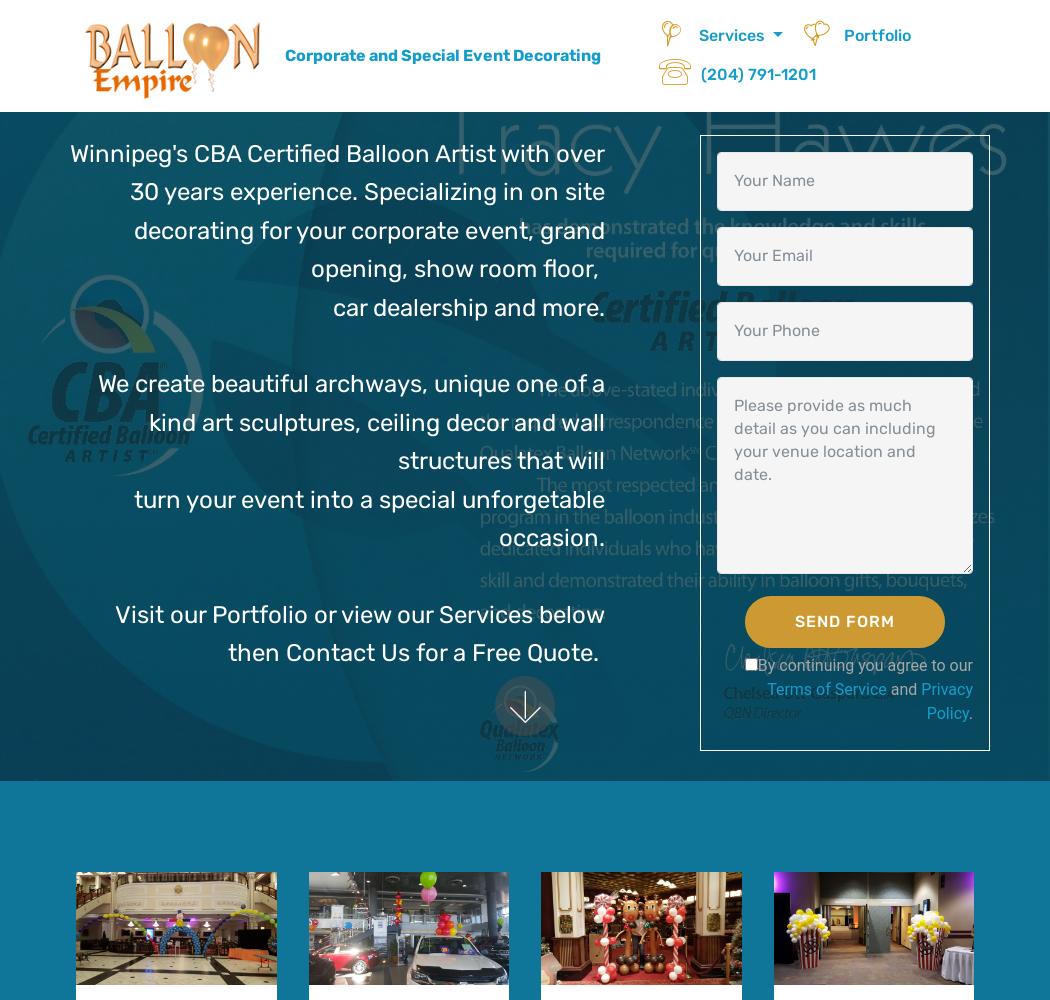 This screenshot has height=1000, width=1050. I want to click on 'turn your event into a special unforgetable occasion.', so click(367, 518).